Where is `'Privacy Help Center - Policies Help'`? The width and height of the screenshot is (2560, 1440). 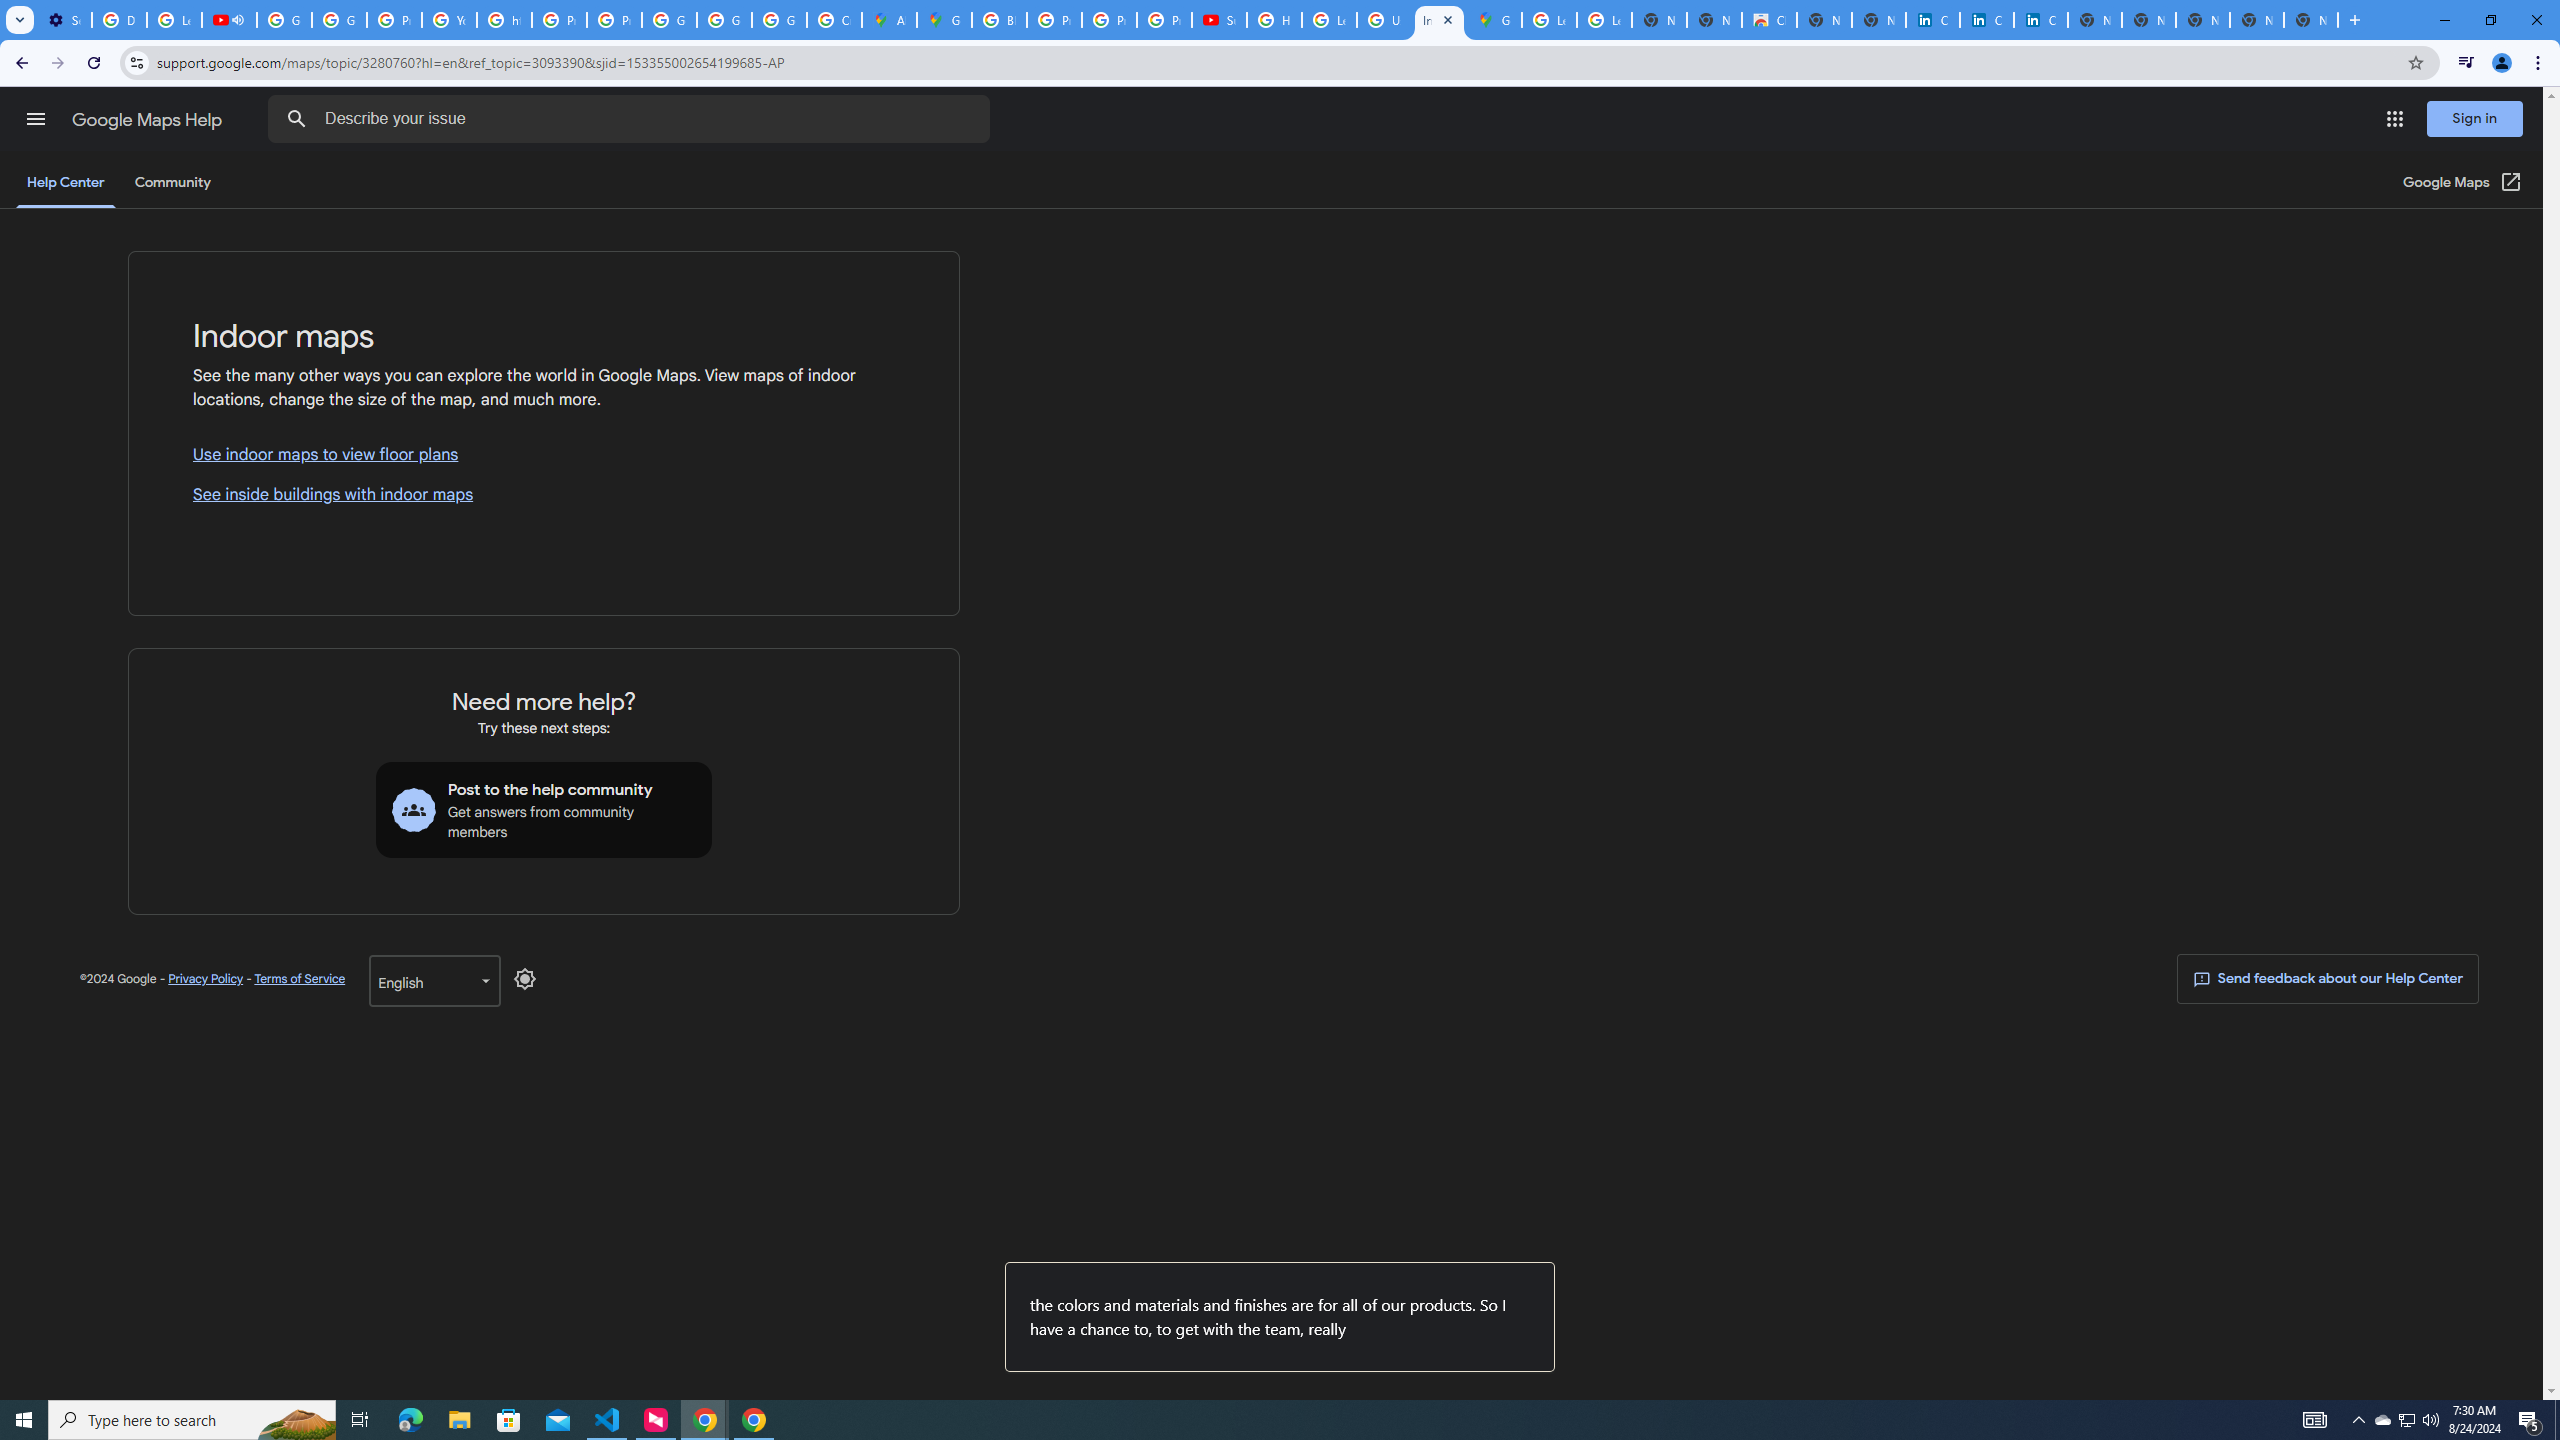
'Privacy Help Center - Policies Help' is located at coordinates (1108, 19).